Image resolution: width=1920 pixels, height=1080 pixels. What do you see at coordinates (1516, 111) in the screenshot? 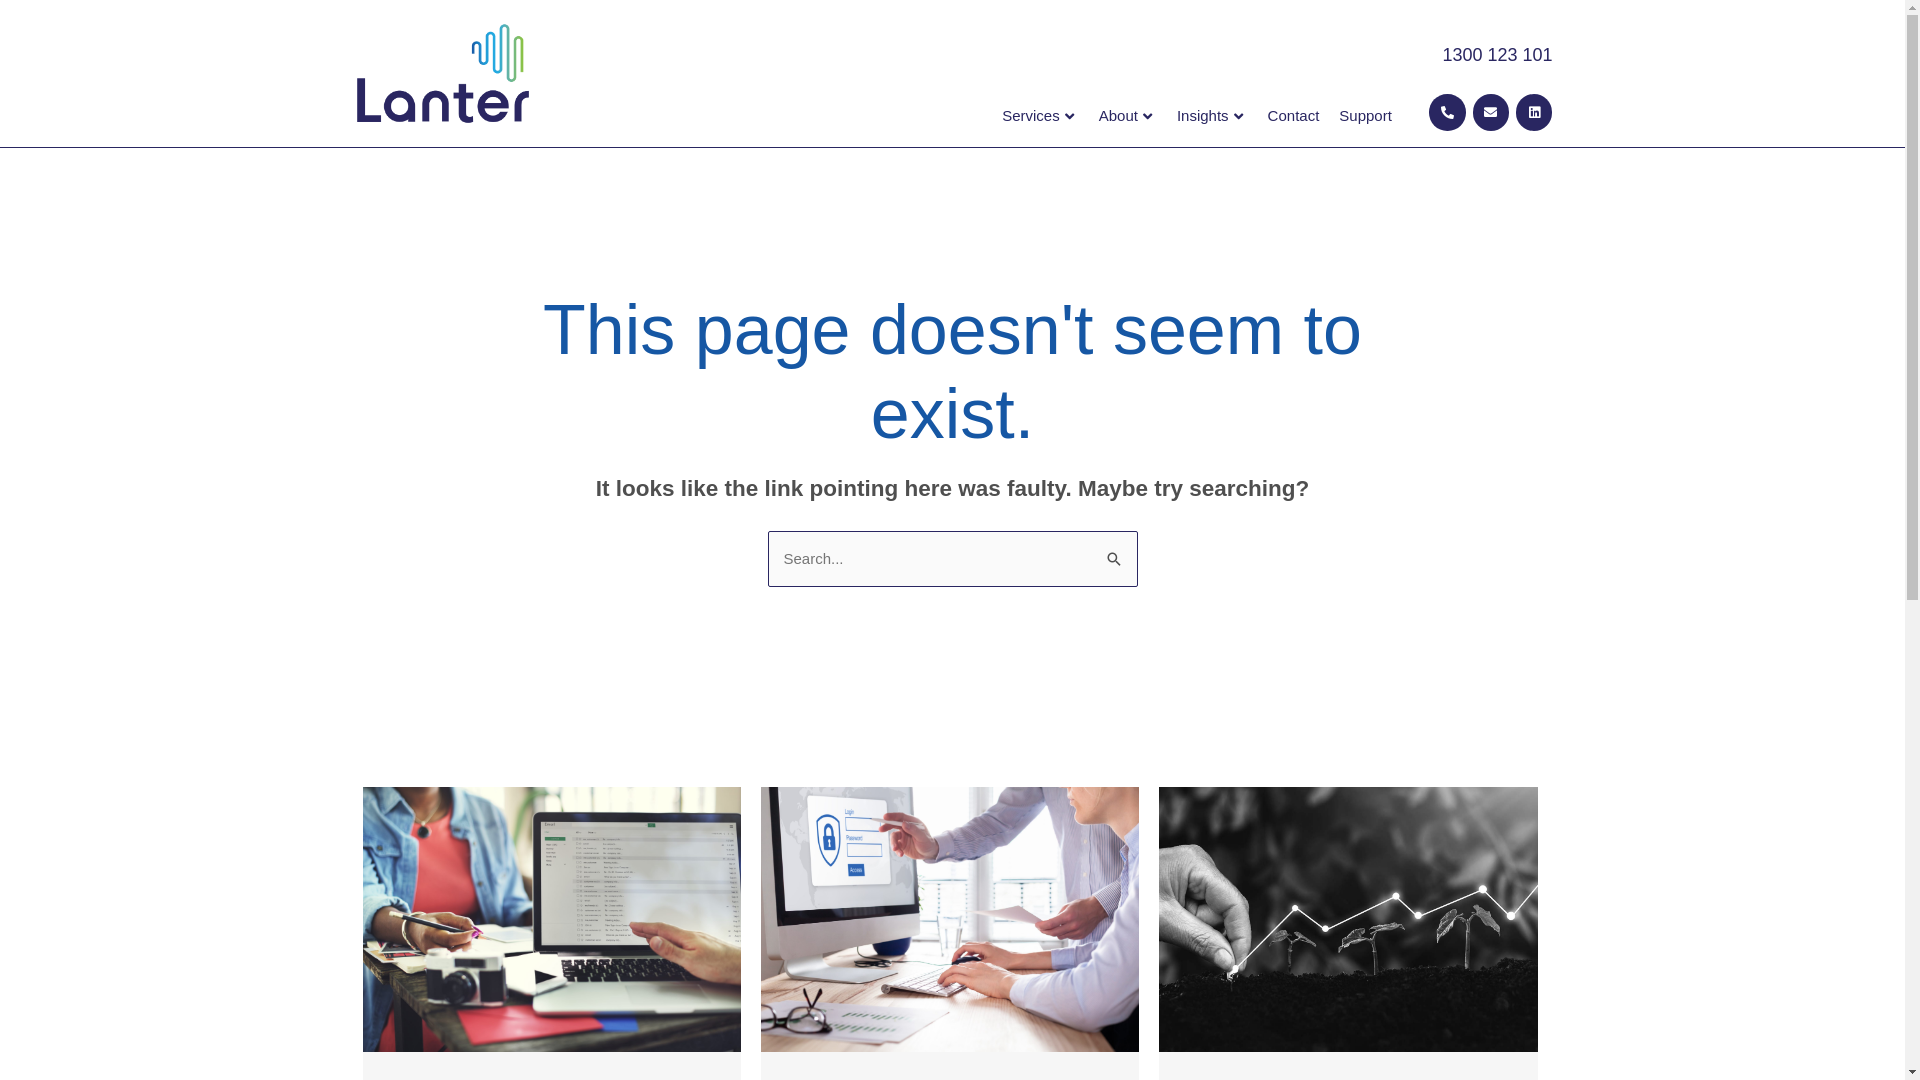
I see `'Linkedin'` at bounding box center [1516, 111].